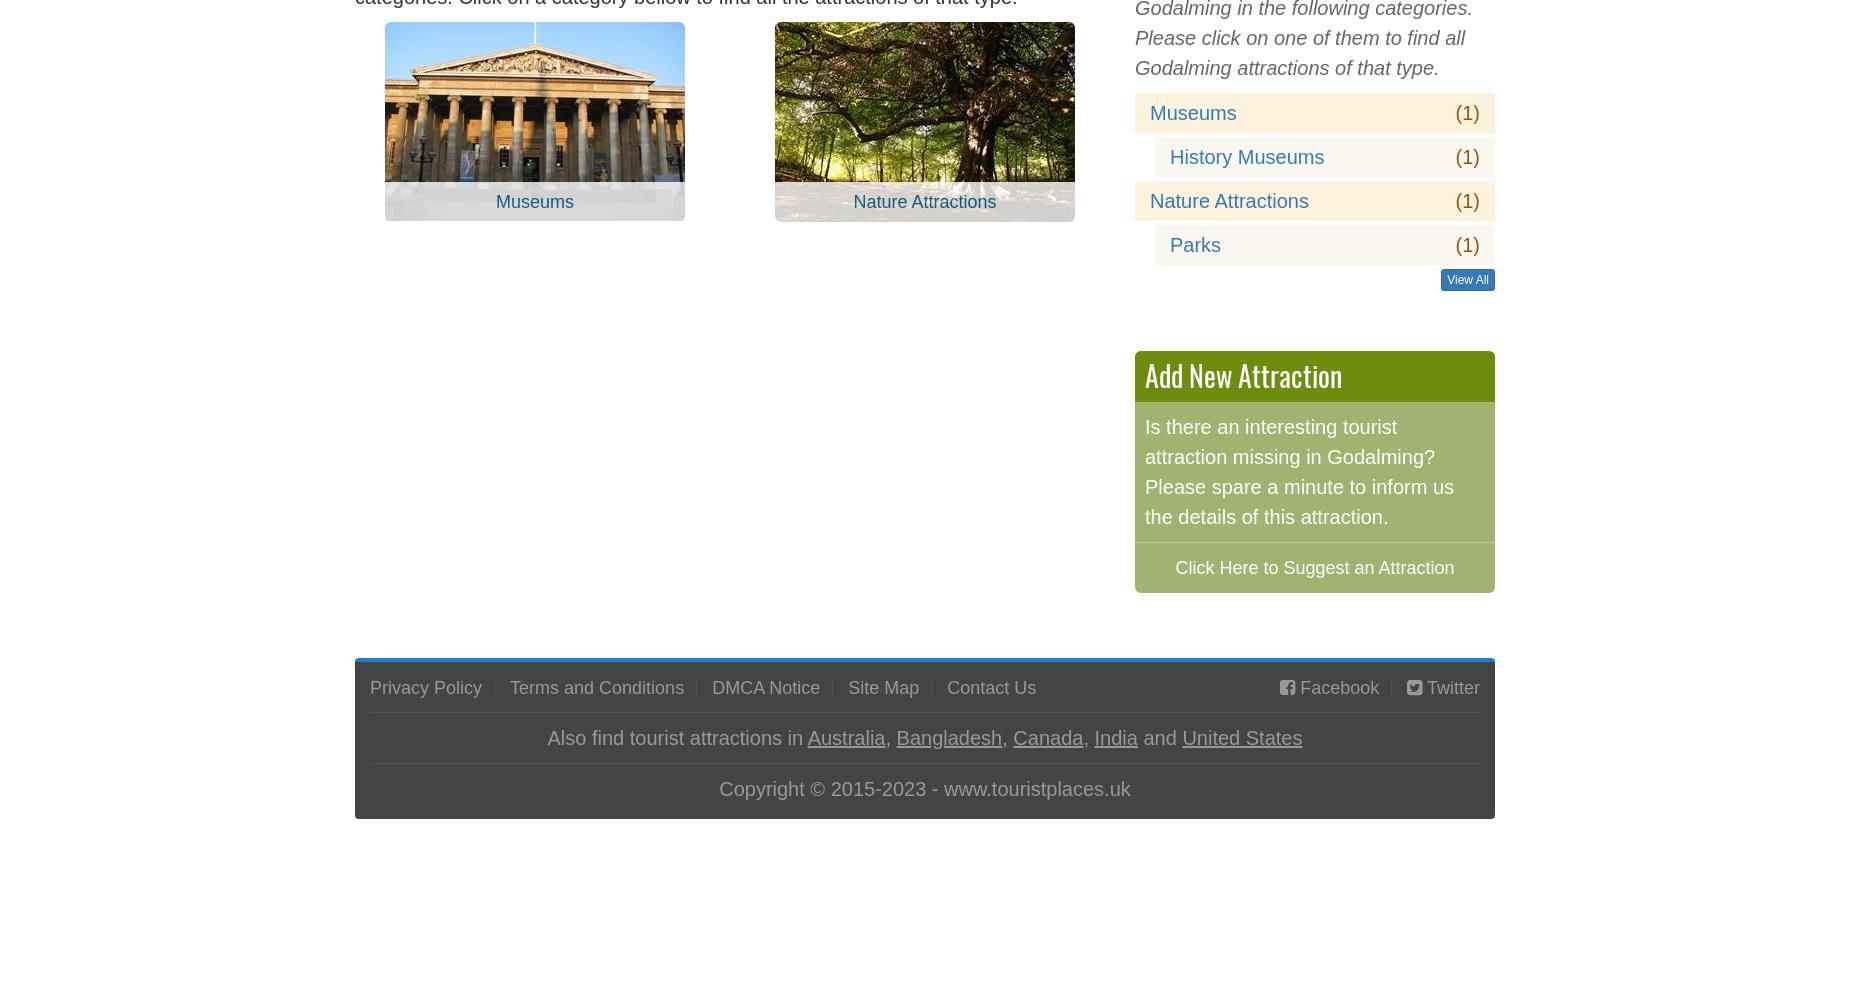 This screenshot has width=1850, height=1000. I want to click on 'Privacy Policy', so click(369, 687).